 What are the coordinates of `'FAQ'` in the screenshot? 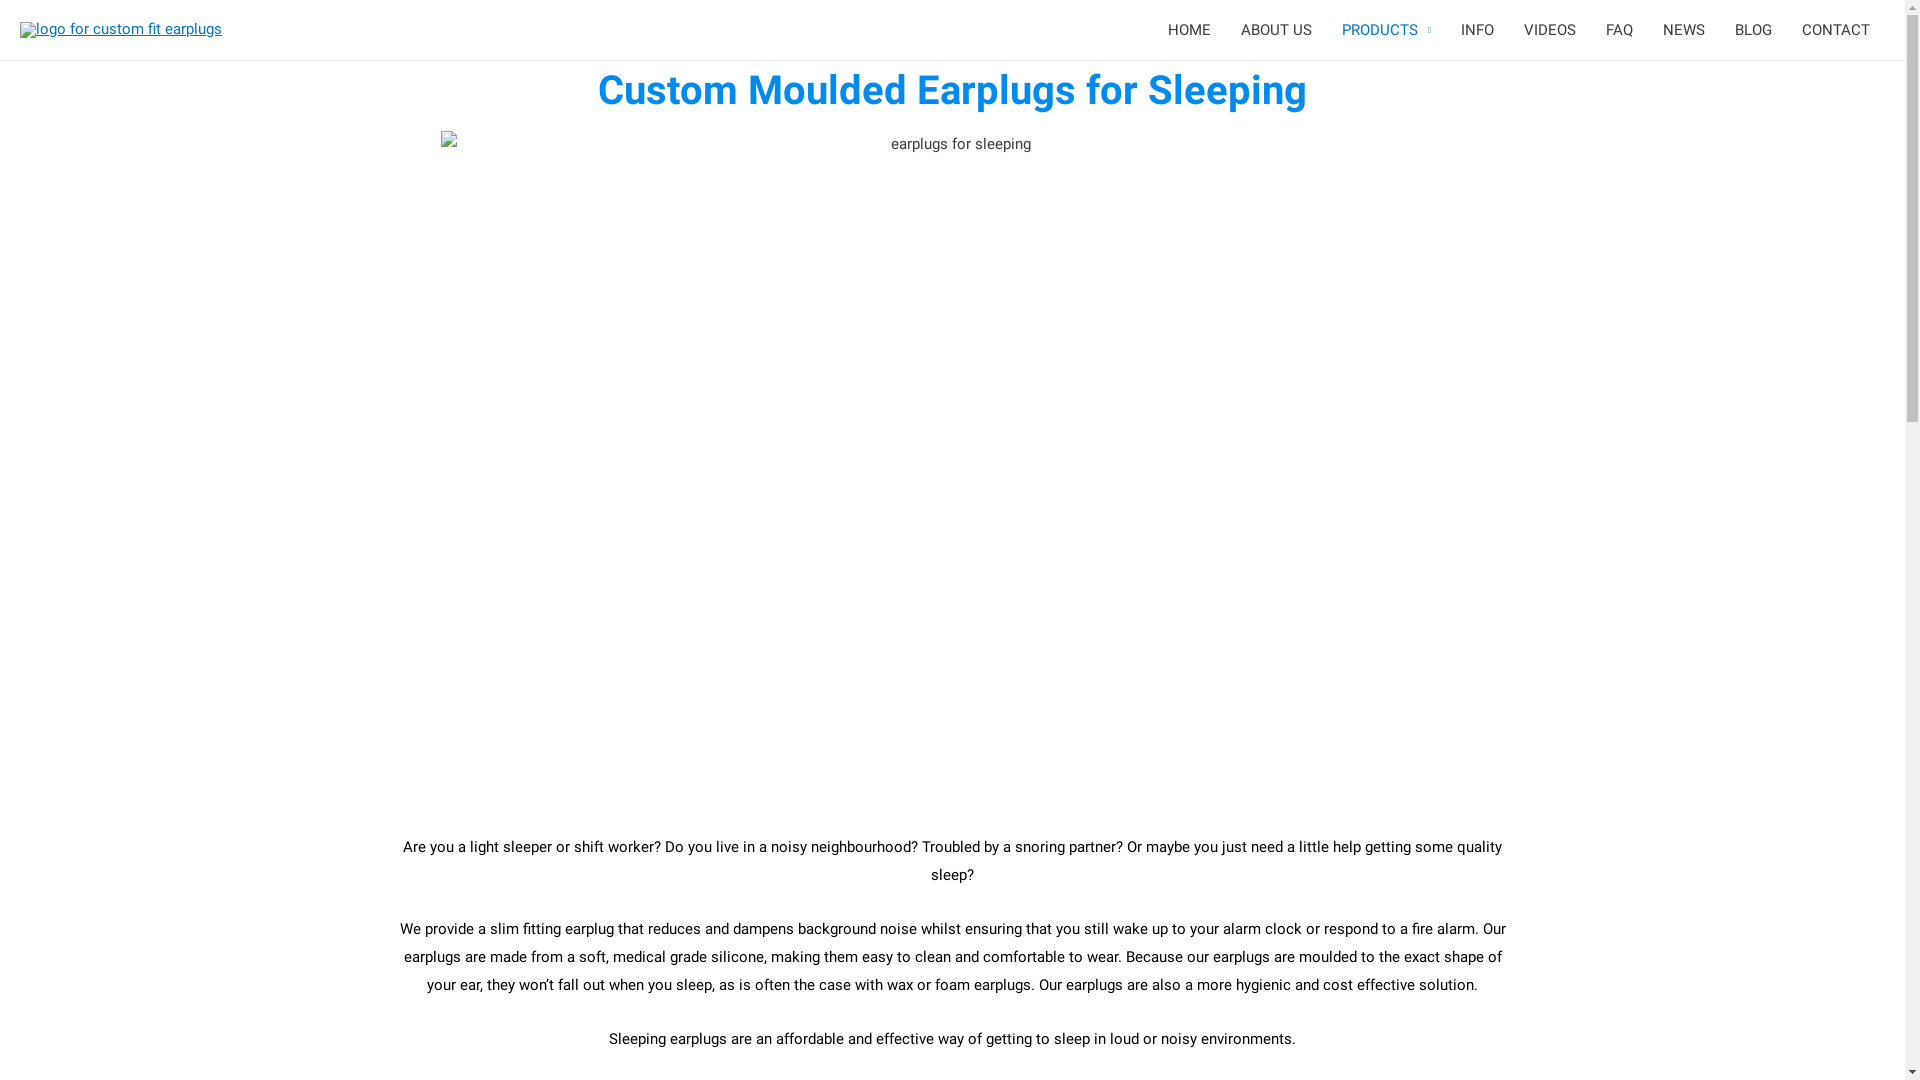 It's located at (1619, 30).